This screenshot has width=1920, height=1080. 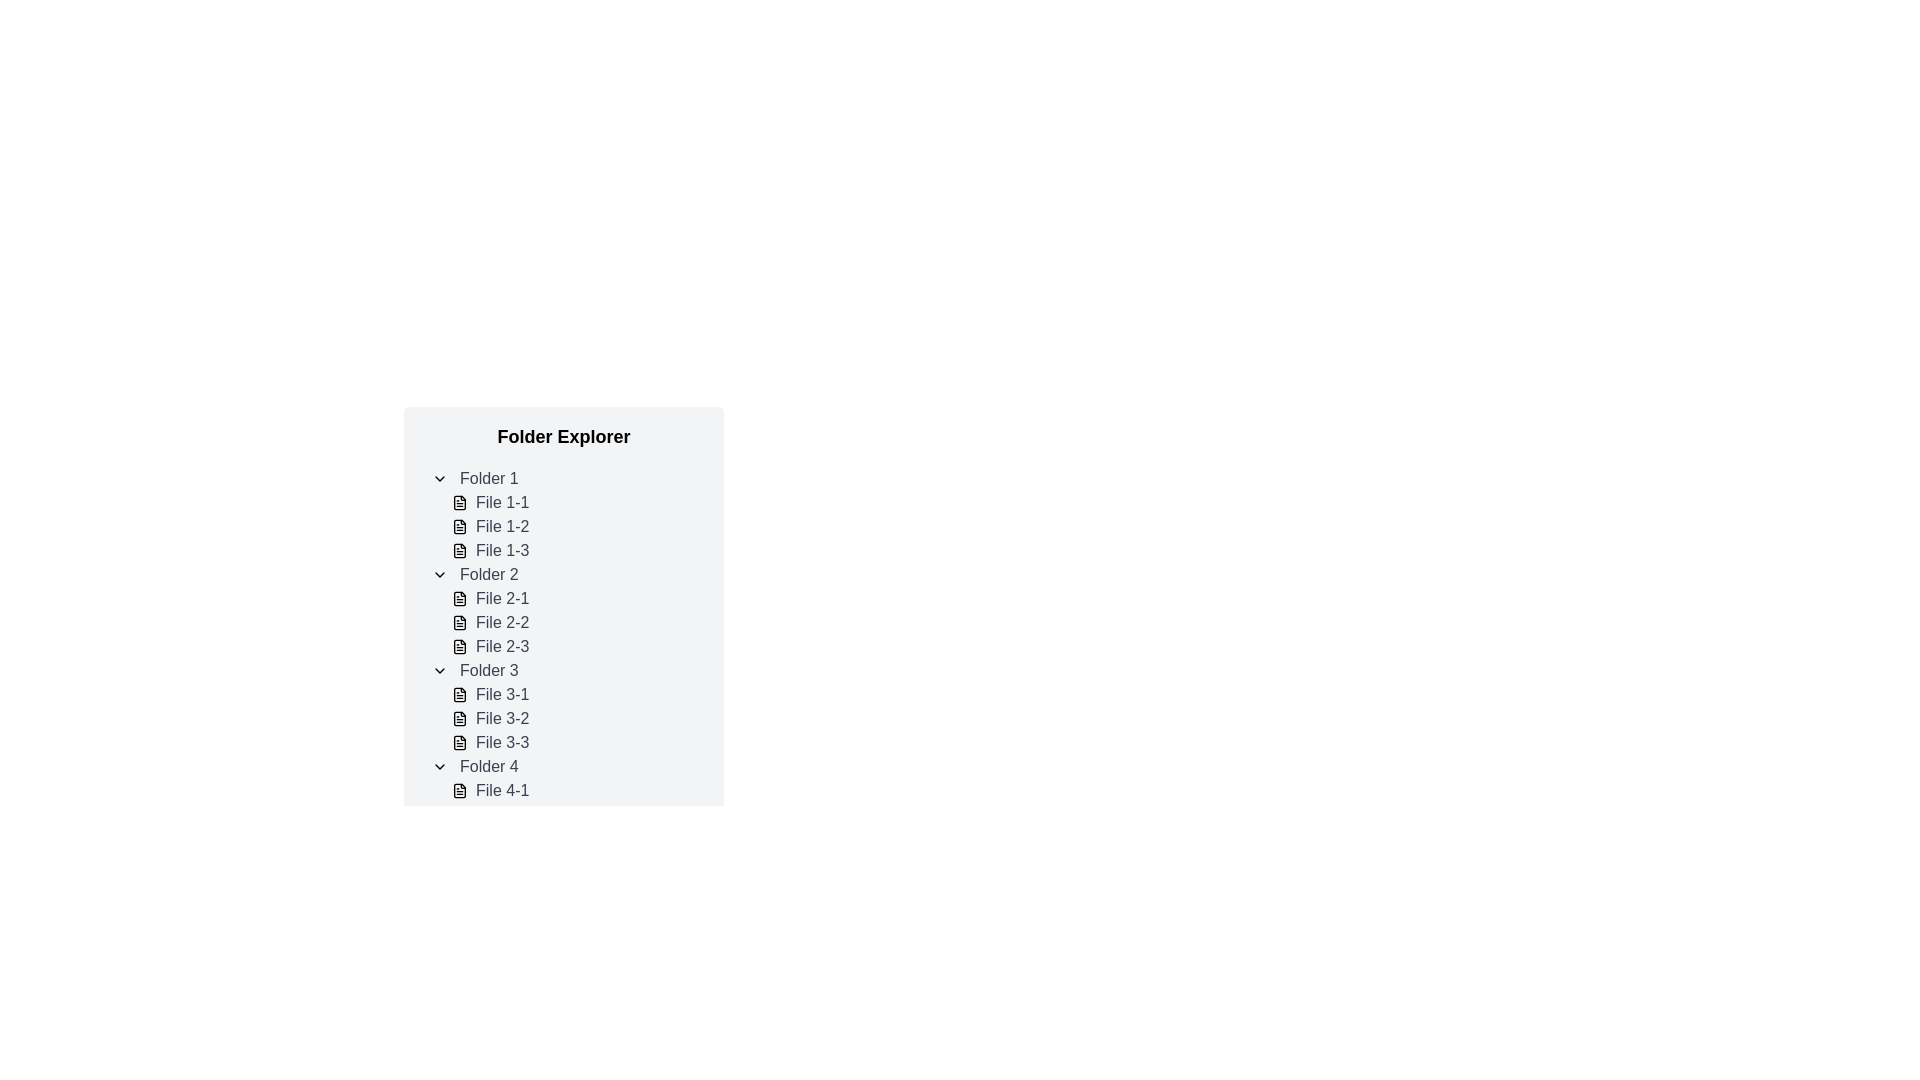 I want to click on the Chevron dropdown toggle icon for 'Folder 4', so click(x=439, y=766).